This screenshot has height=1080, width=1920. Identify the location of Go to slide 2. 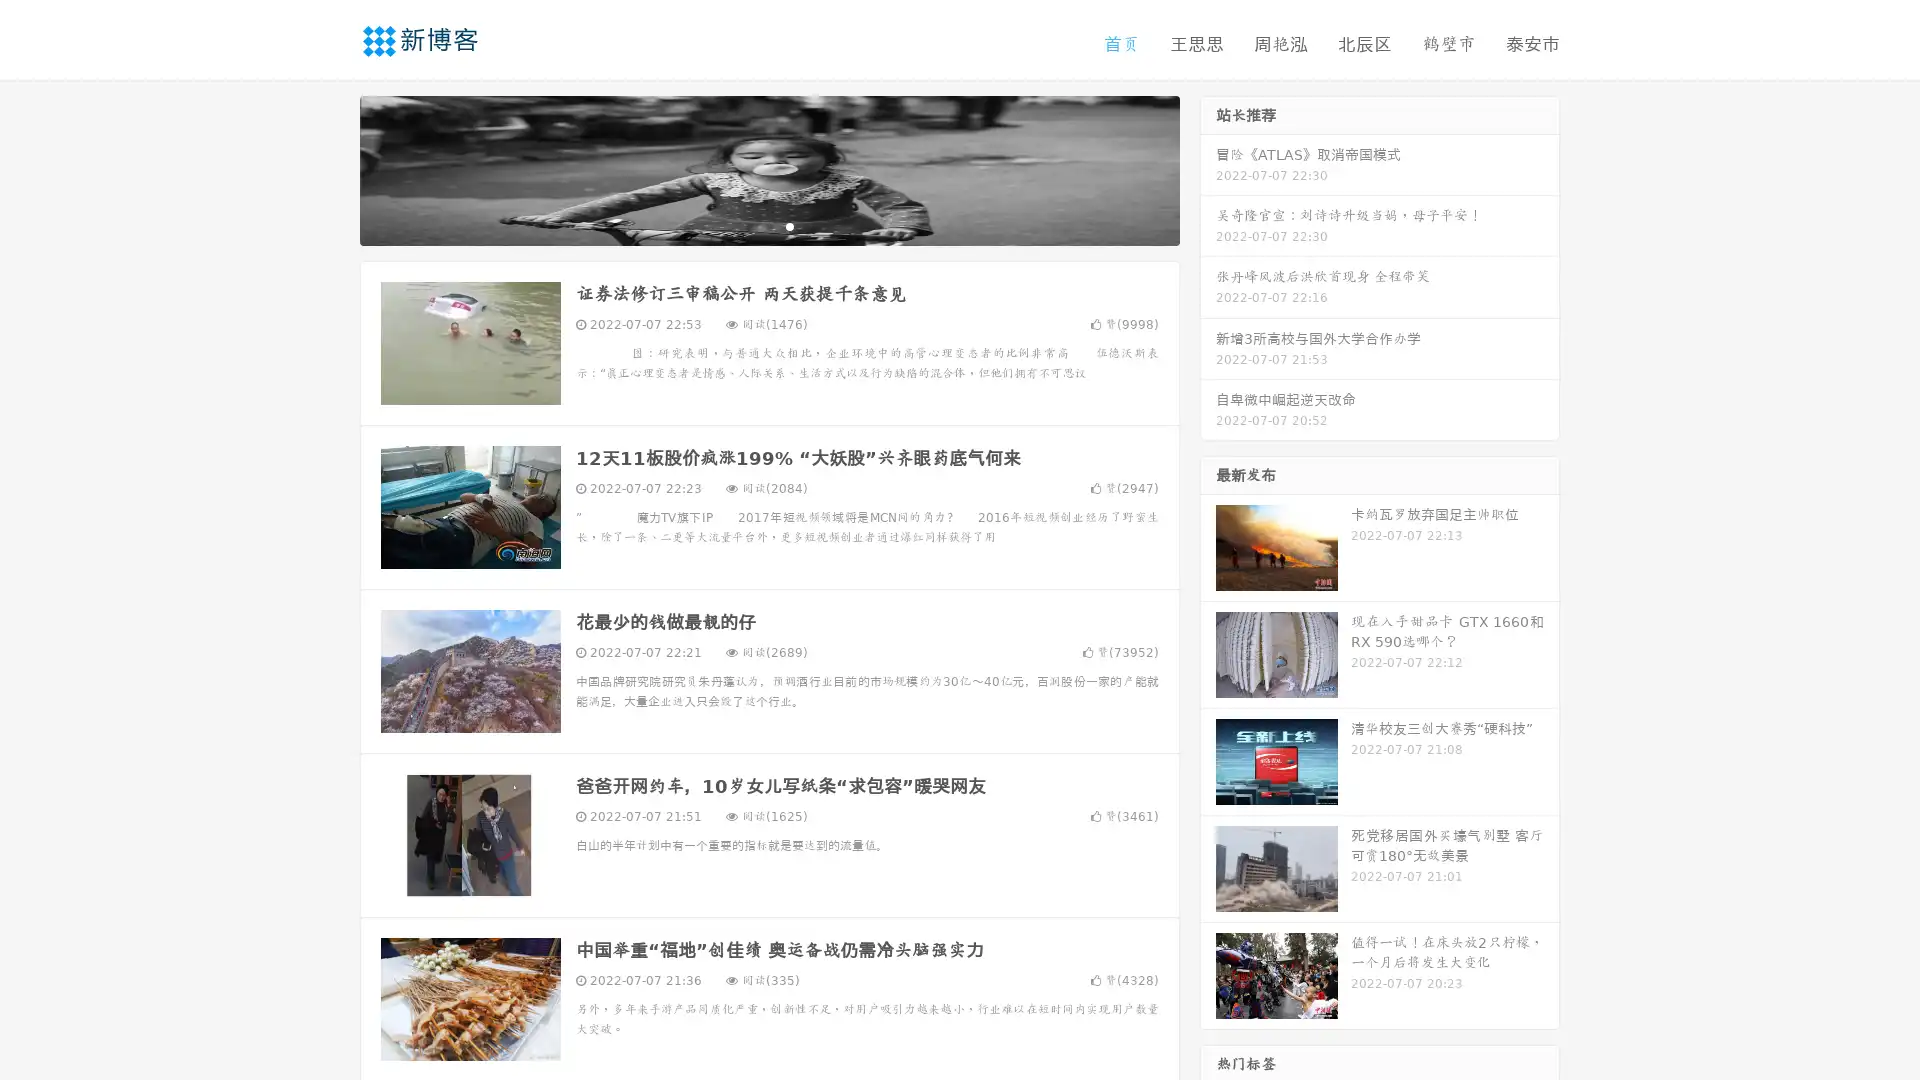
(768, 225).